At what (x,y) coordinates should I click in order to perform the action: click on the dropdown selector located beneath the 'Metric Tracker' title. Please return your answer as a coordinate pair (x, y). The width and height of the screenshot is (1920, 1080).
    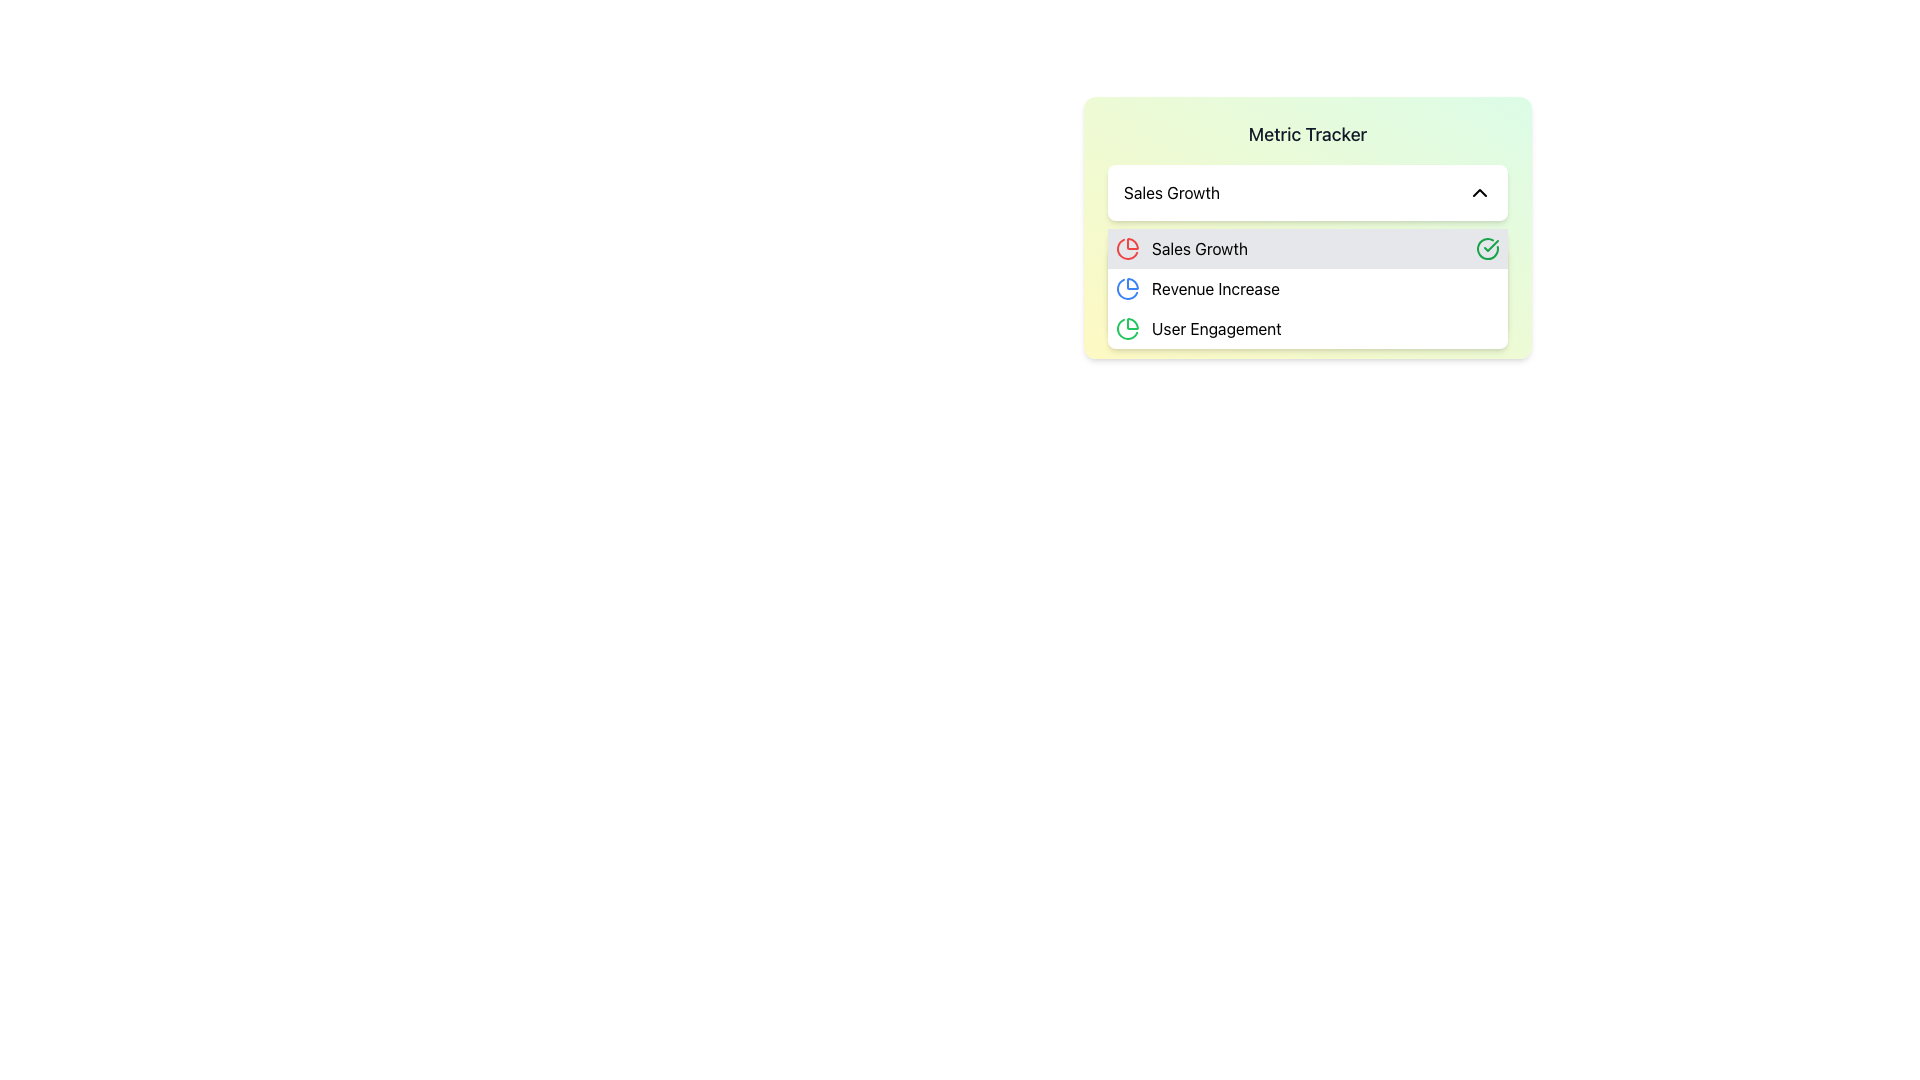
    Looking at the image, I should click on (1308, 192).